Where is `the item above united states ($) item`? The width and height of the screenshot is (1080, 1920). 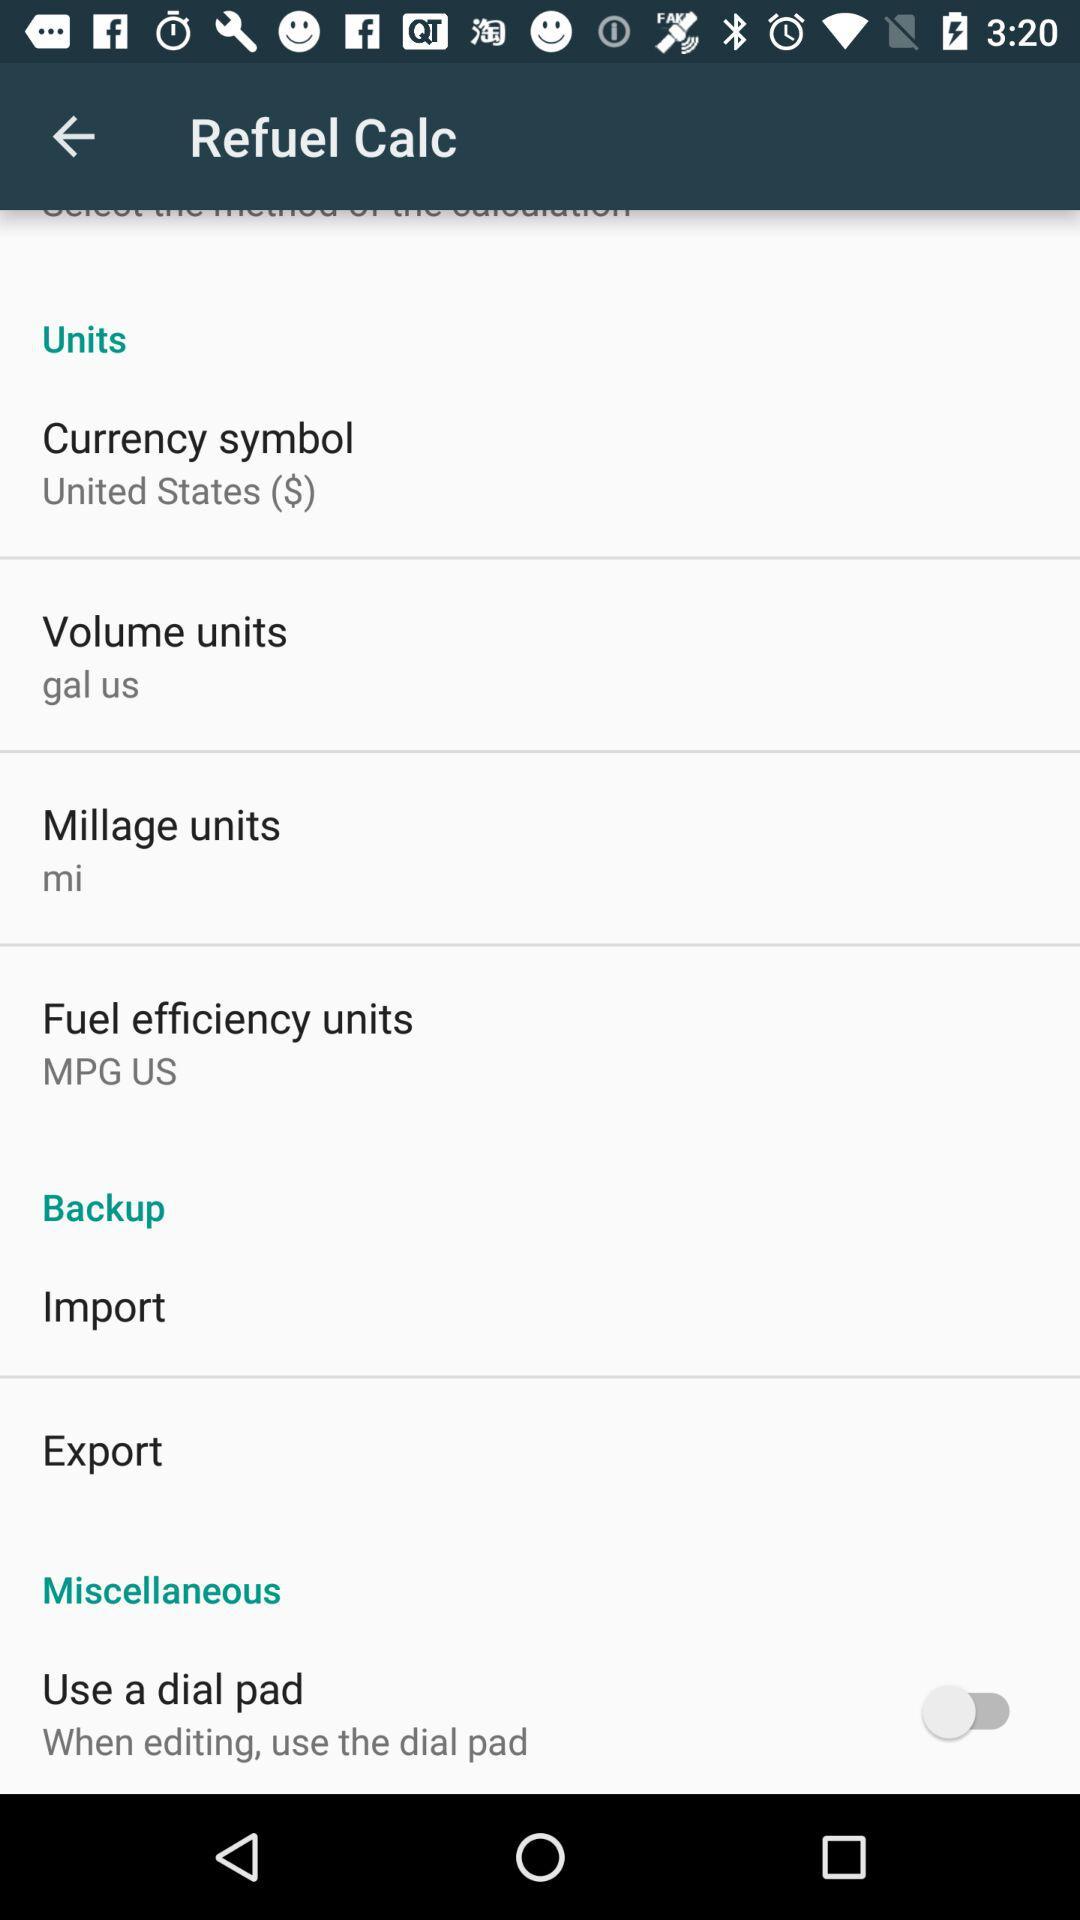
the item above united states ($) item is located at coordinates (198, 435).